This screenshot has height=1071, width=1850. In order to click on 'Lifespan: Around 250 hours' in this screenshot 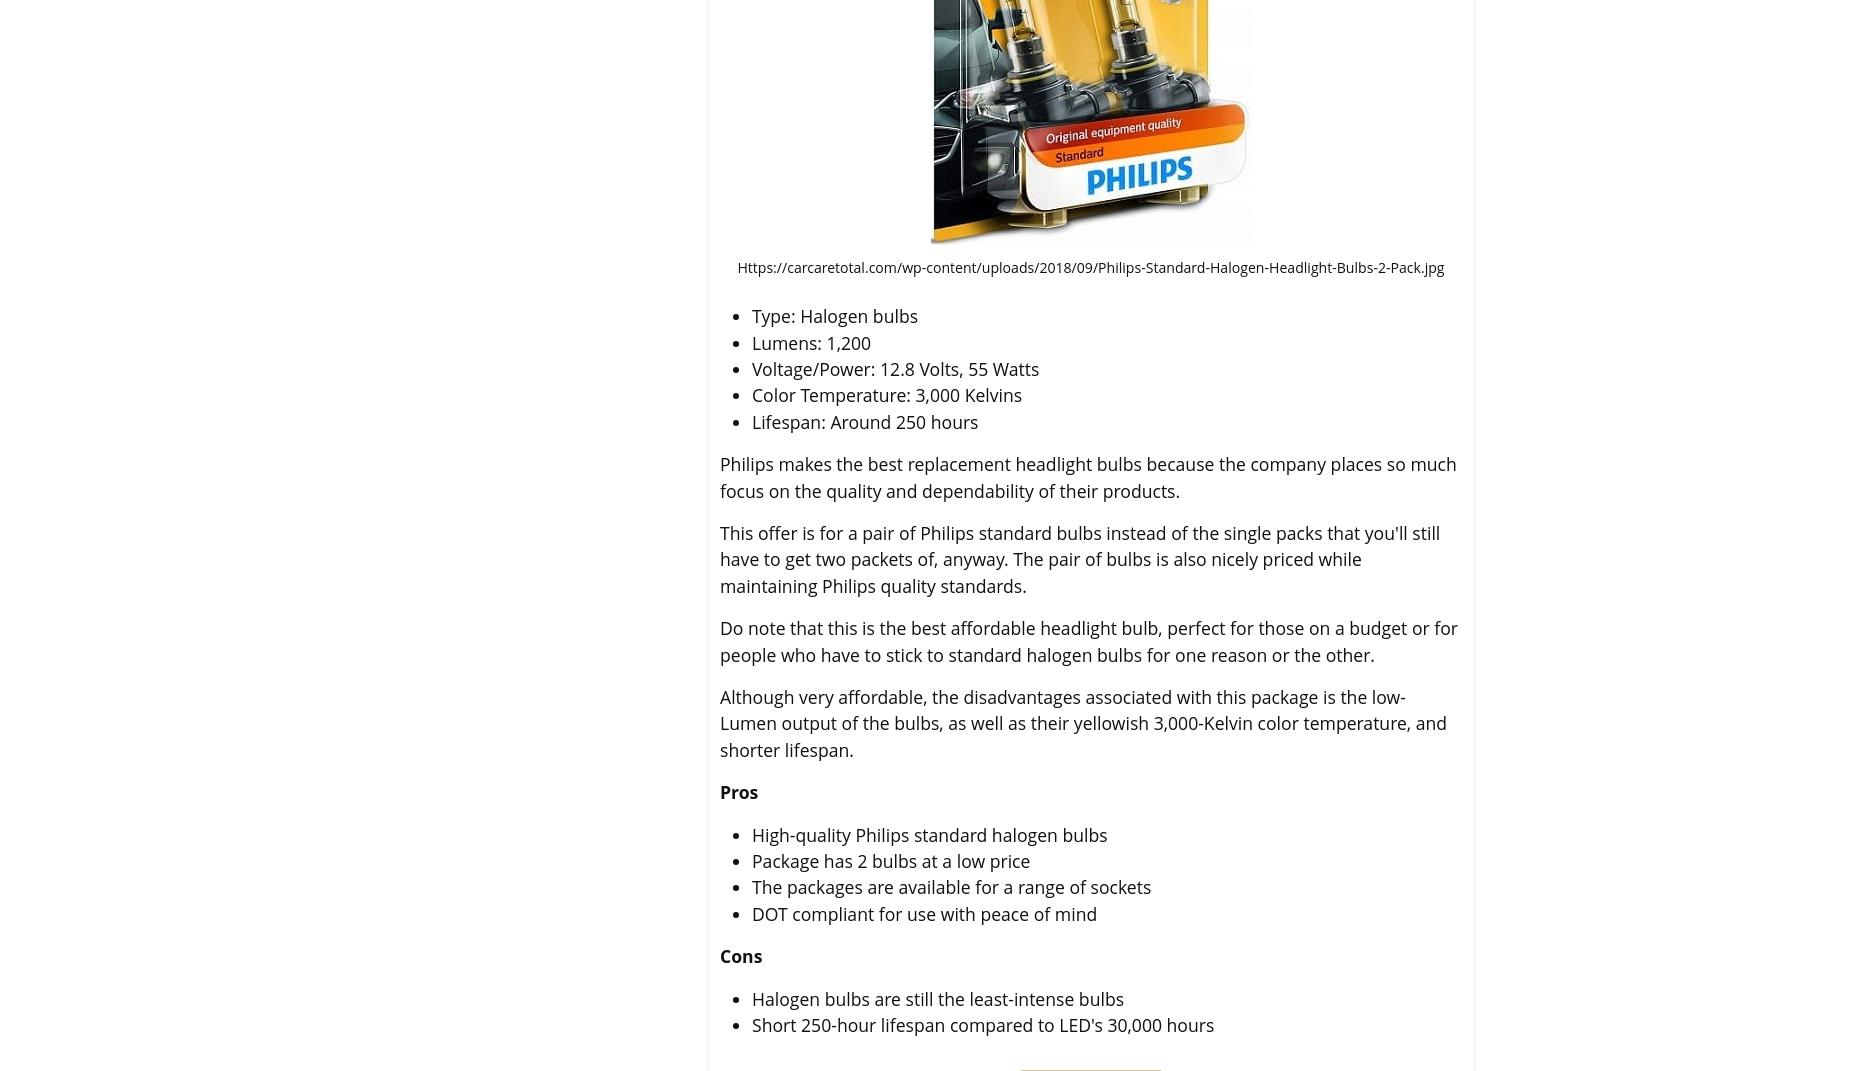, I will do `click(865, 421)`.